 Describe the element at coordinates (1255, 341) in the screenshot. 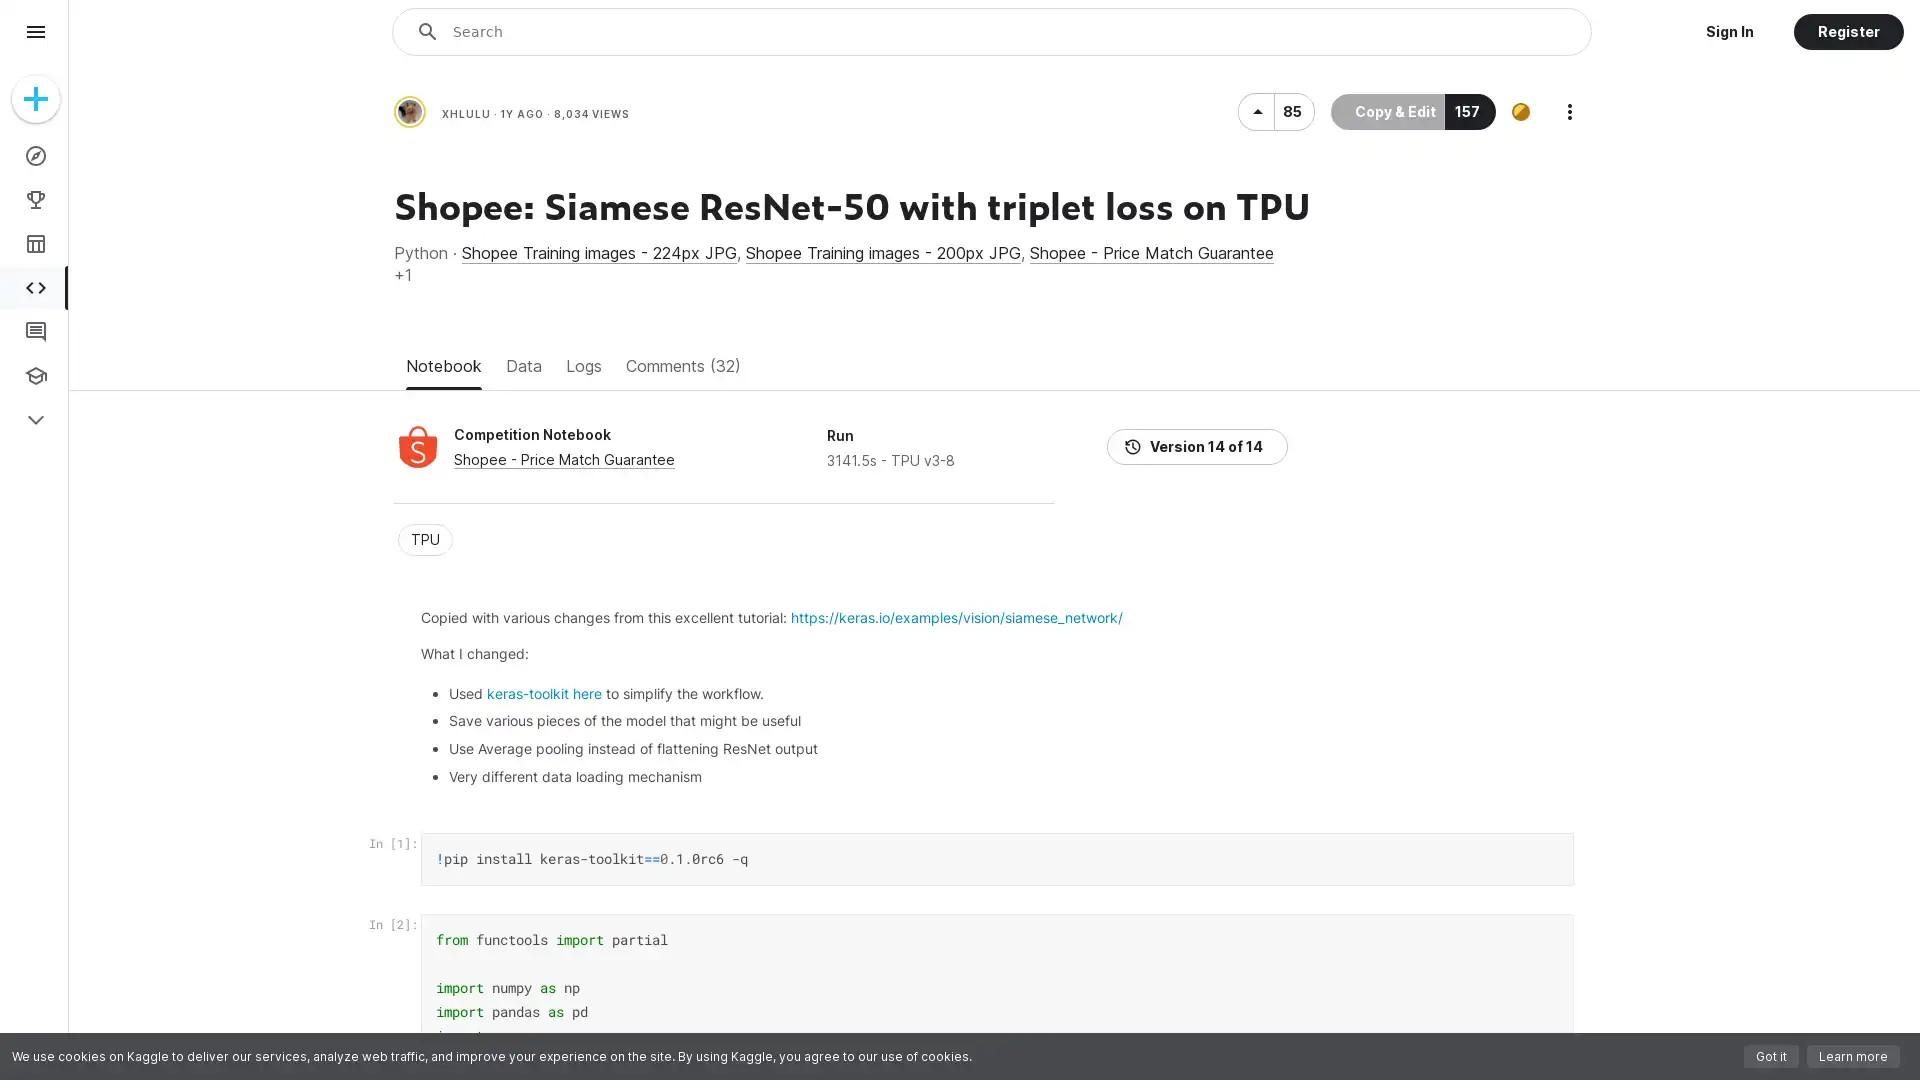

I see `arrow_drop_up` at that location.